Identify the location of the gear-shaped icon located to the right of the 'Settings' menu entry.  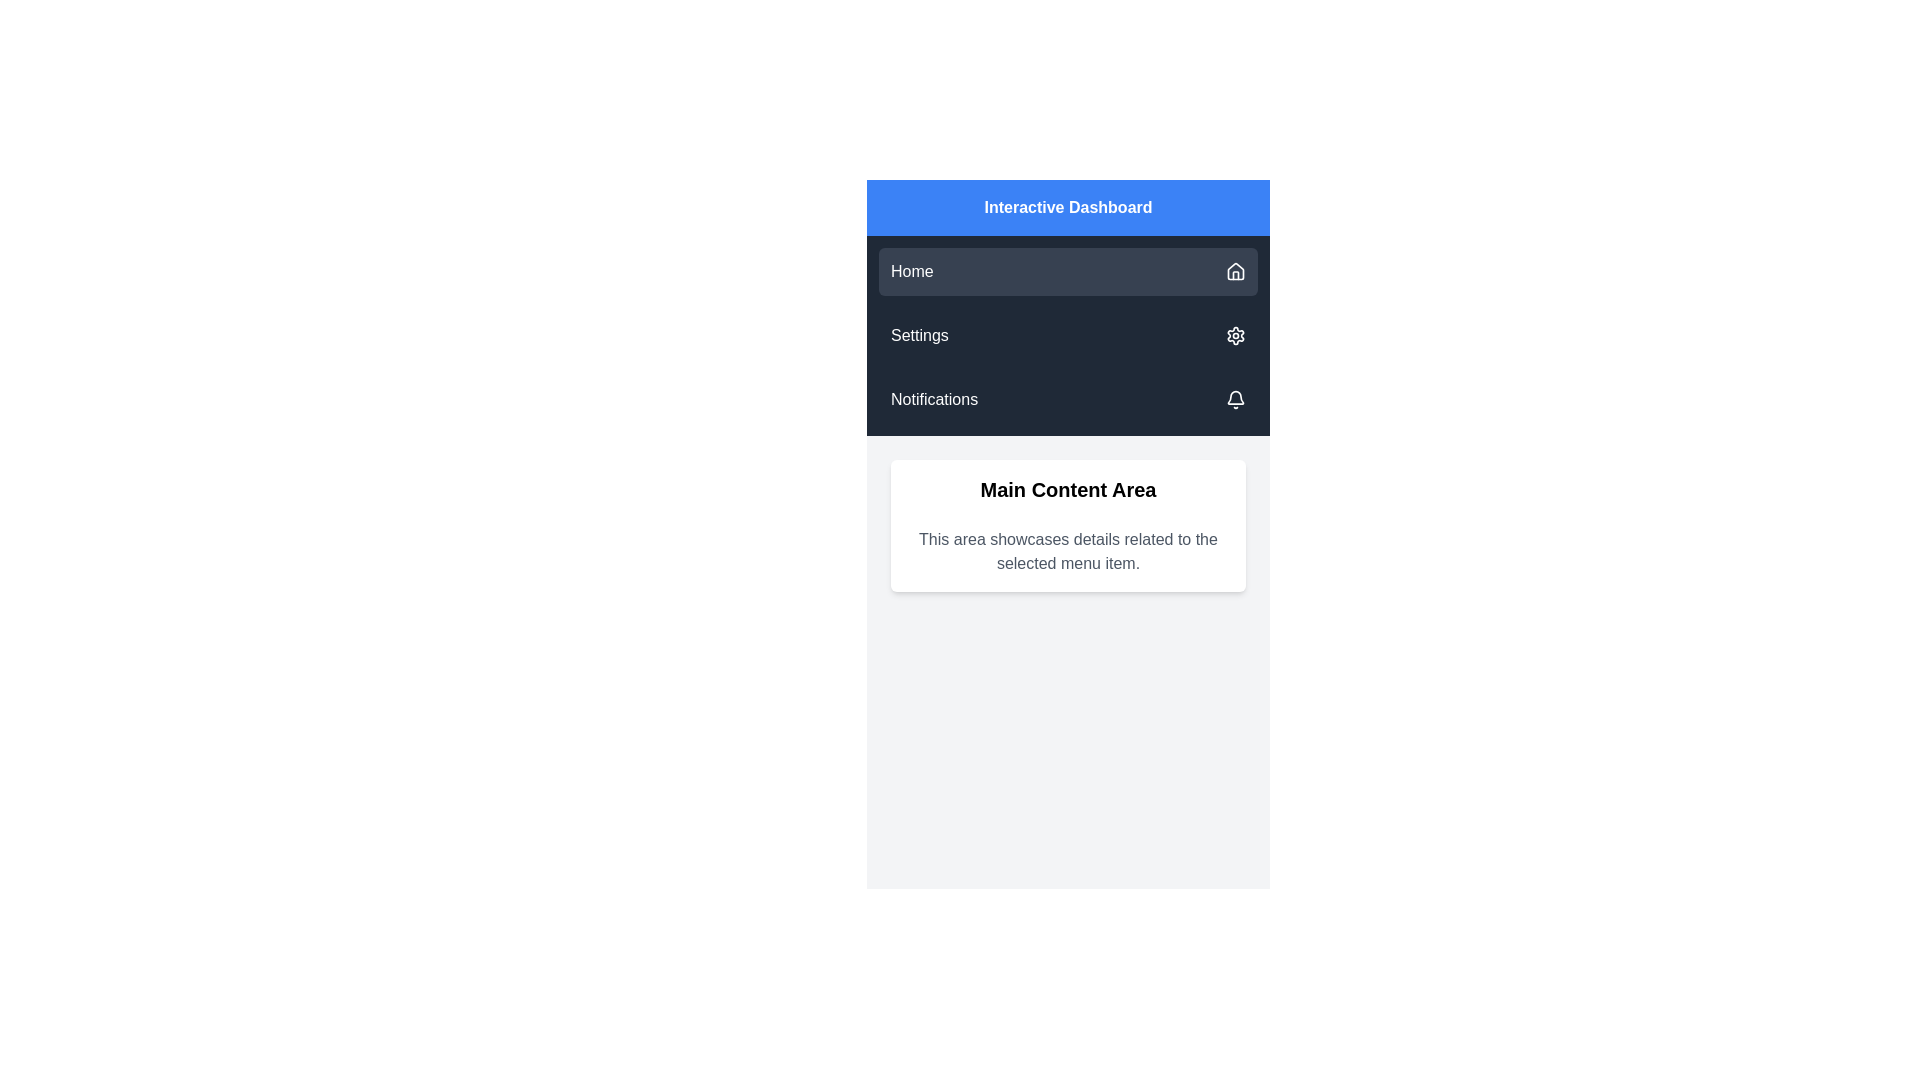
(1235, 334).